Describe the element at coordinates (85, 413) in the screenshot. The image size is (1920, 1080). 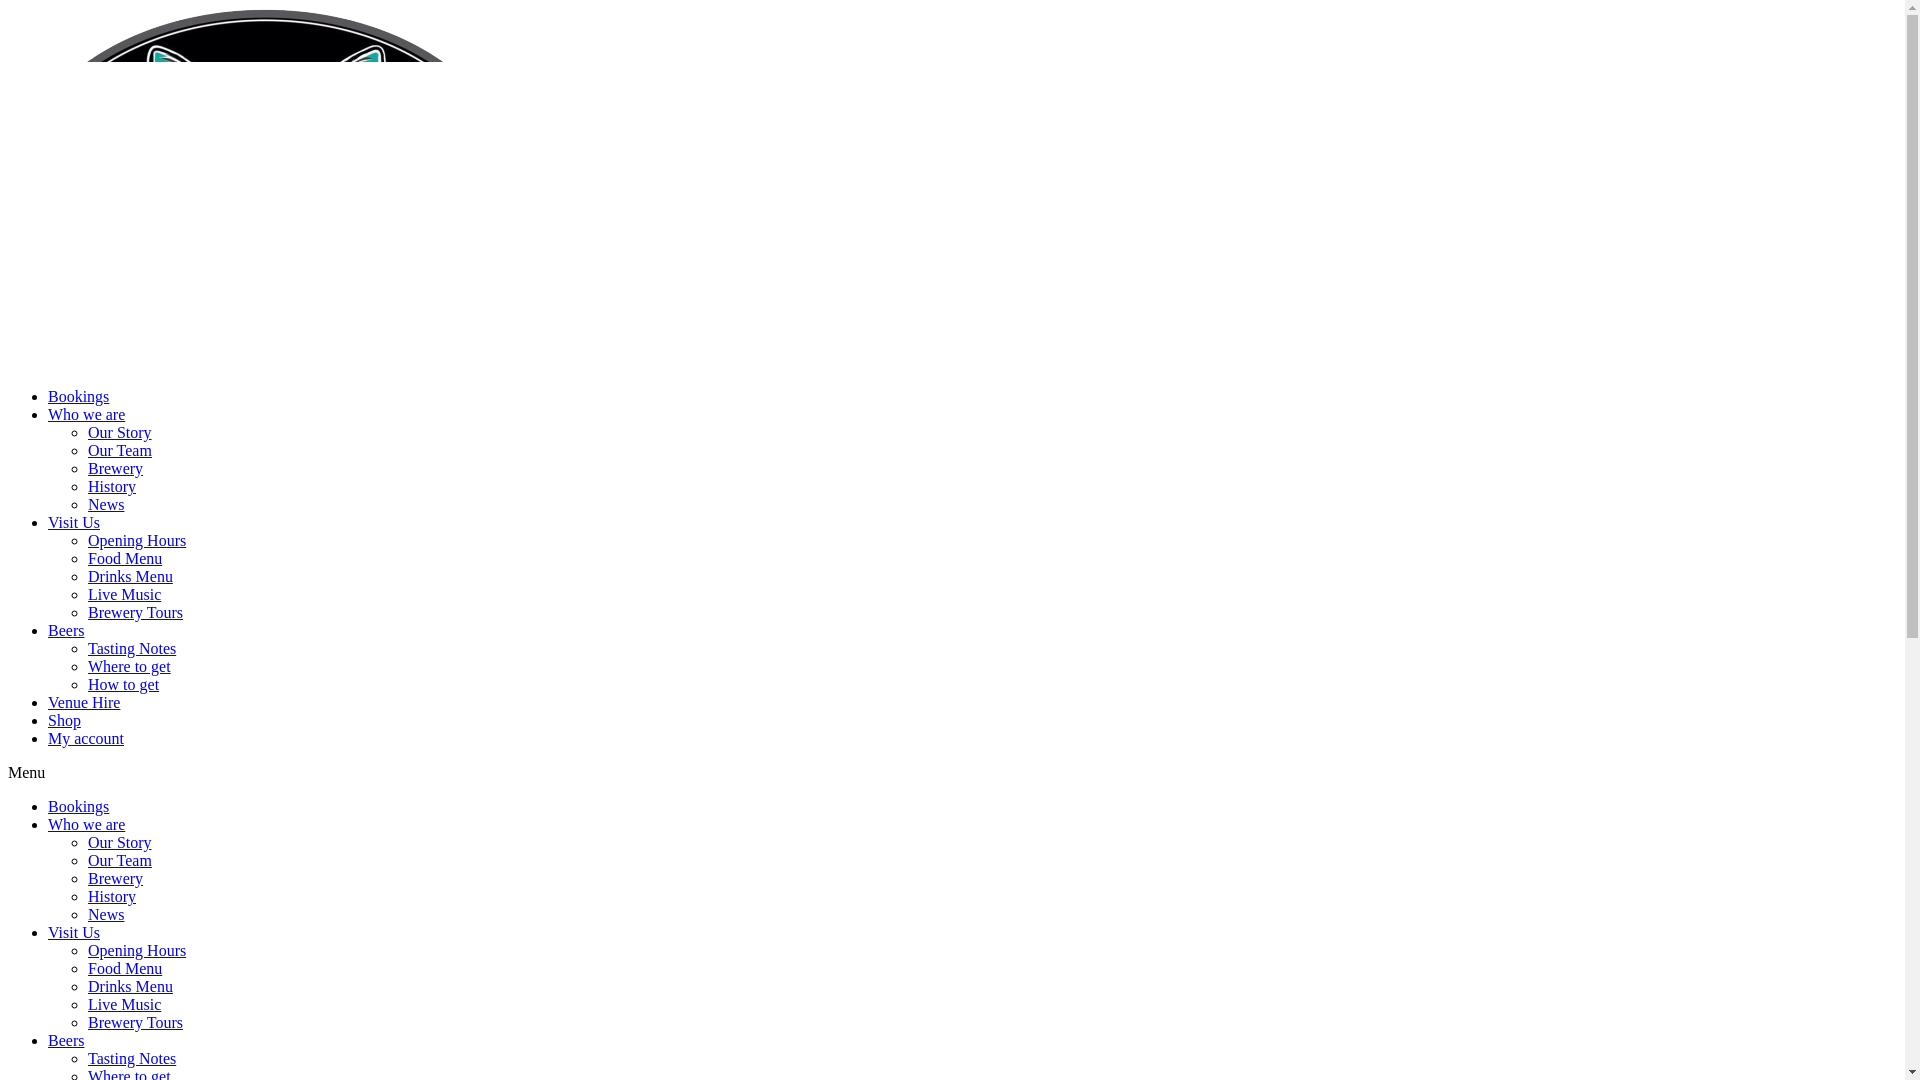
I see `'Who we are'` at that location.